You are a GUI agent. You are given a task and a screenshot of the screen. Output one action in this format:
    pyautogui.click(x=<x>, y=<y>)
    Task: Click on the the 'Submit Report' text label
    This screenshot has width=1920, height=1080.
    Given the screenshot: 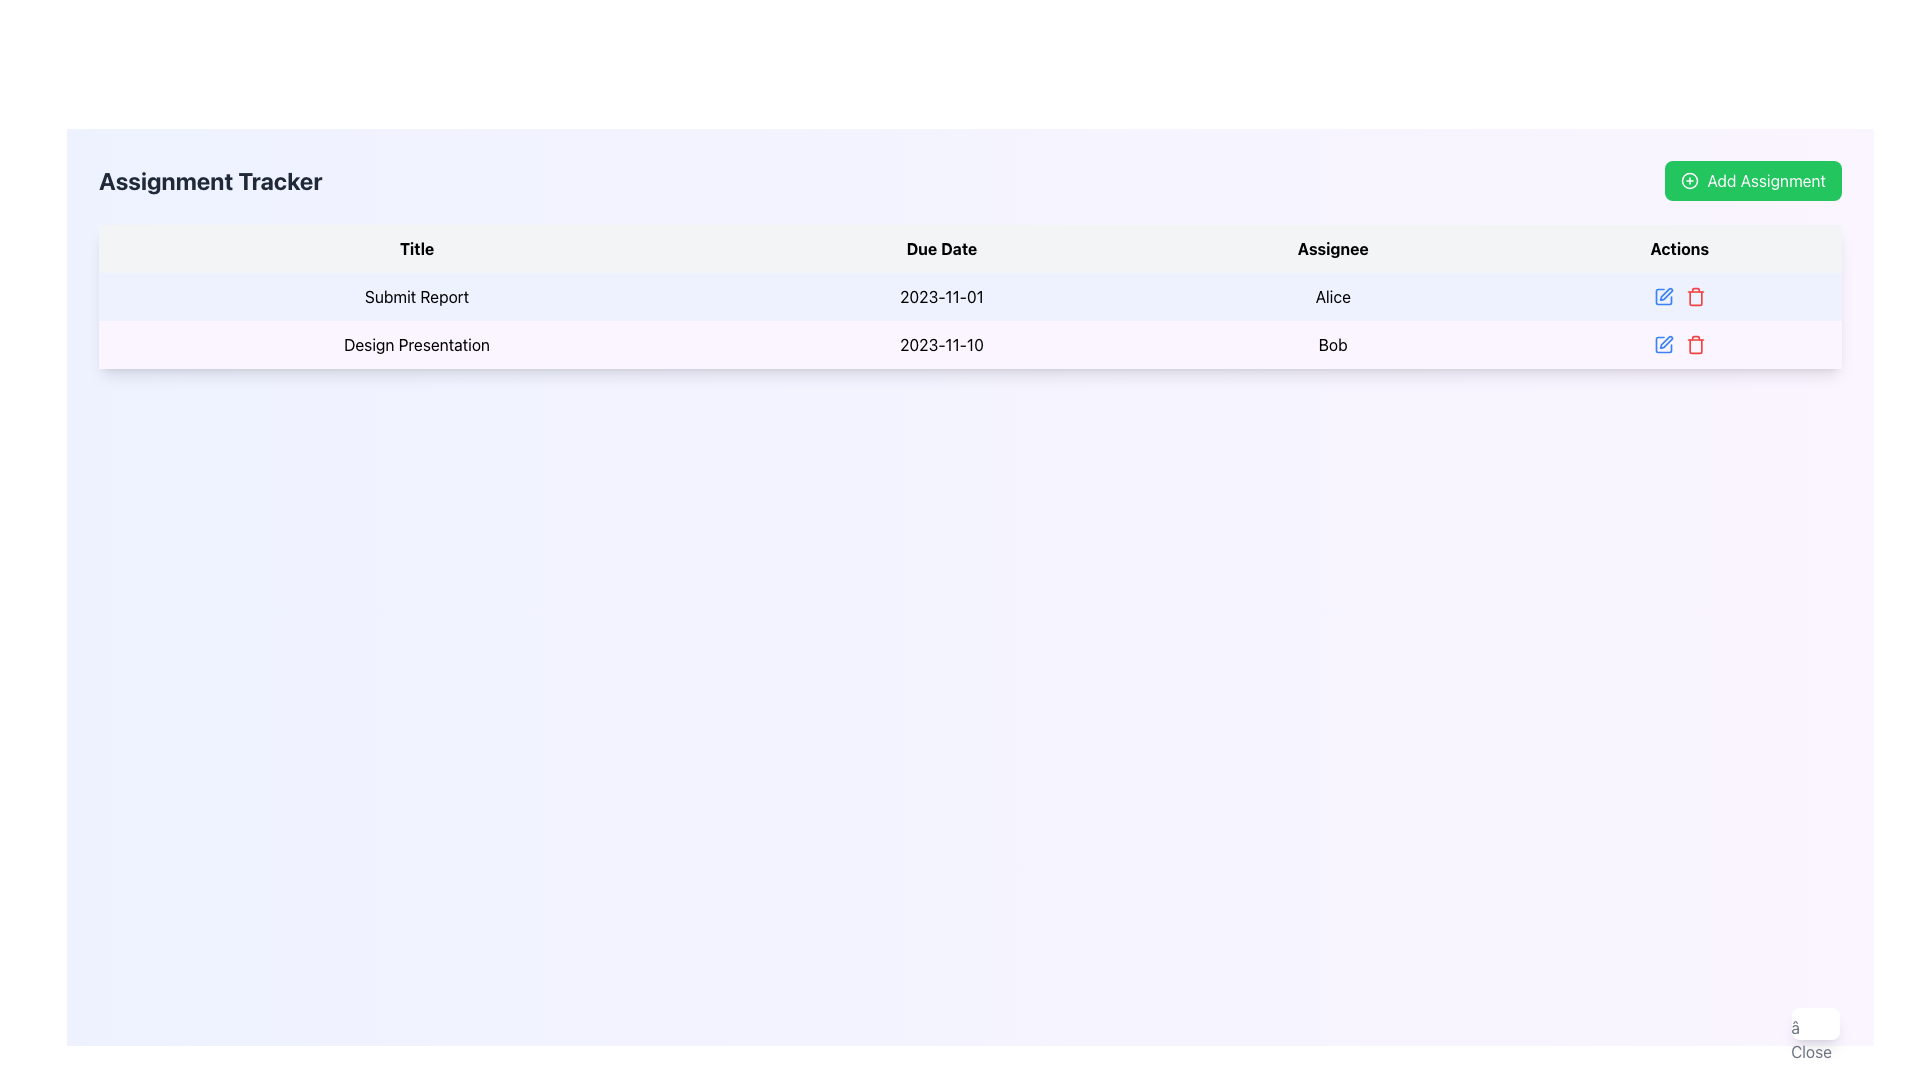 What is the action you would take?
    pyautogui.click(x=416, y=297)
    